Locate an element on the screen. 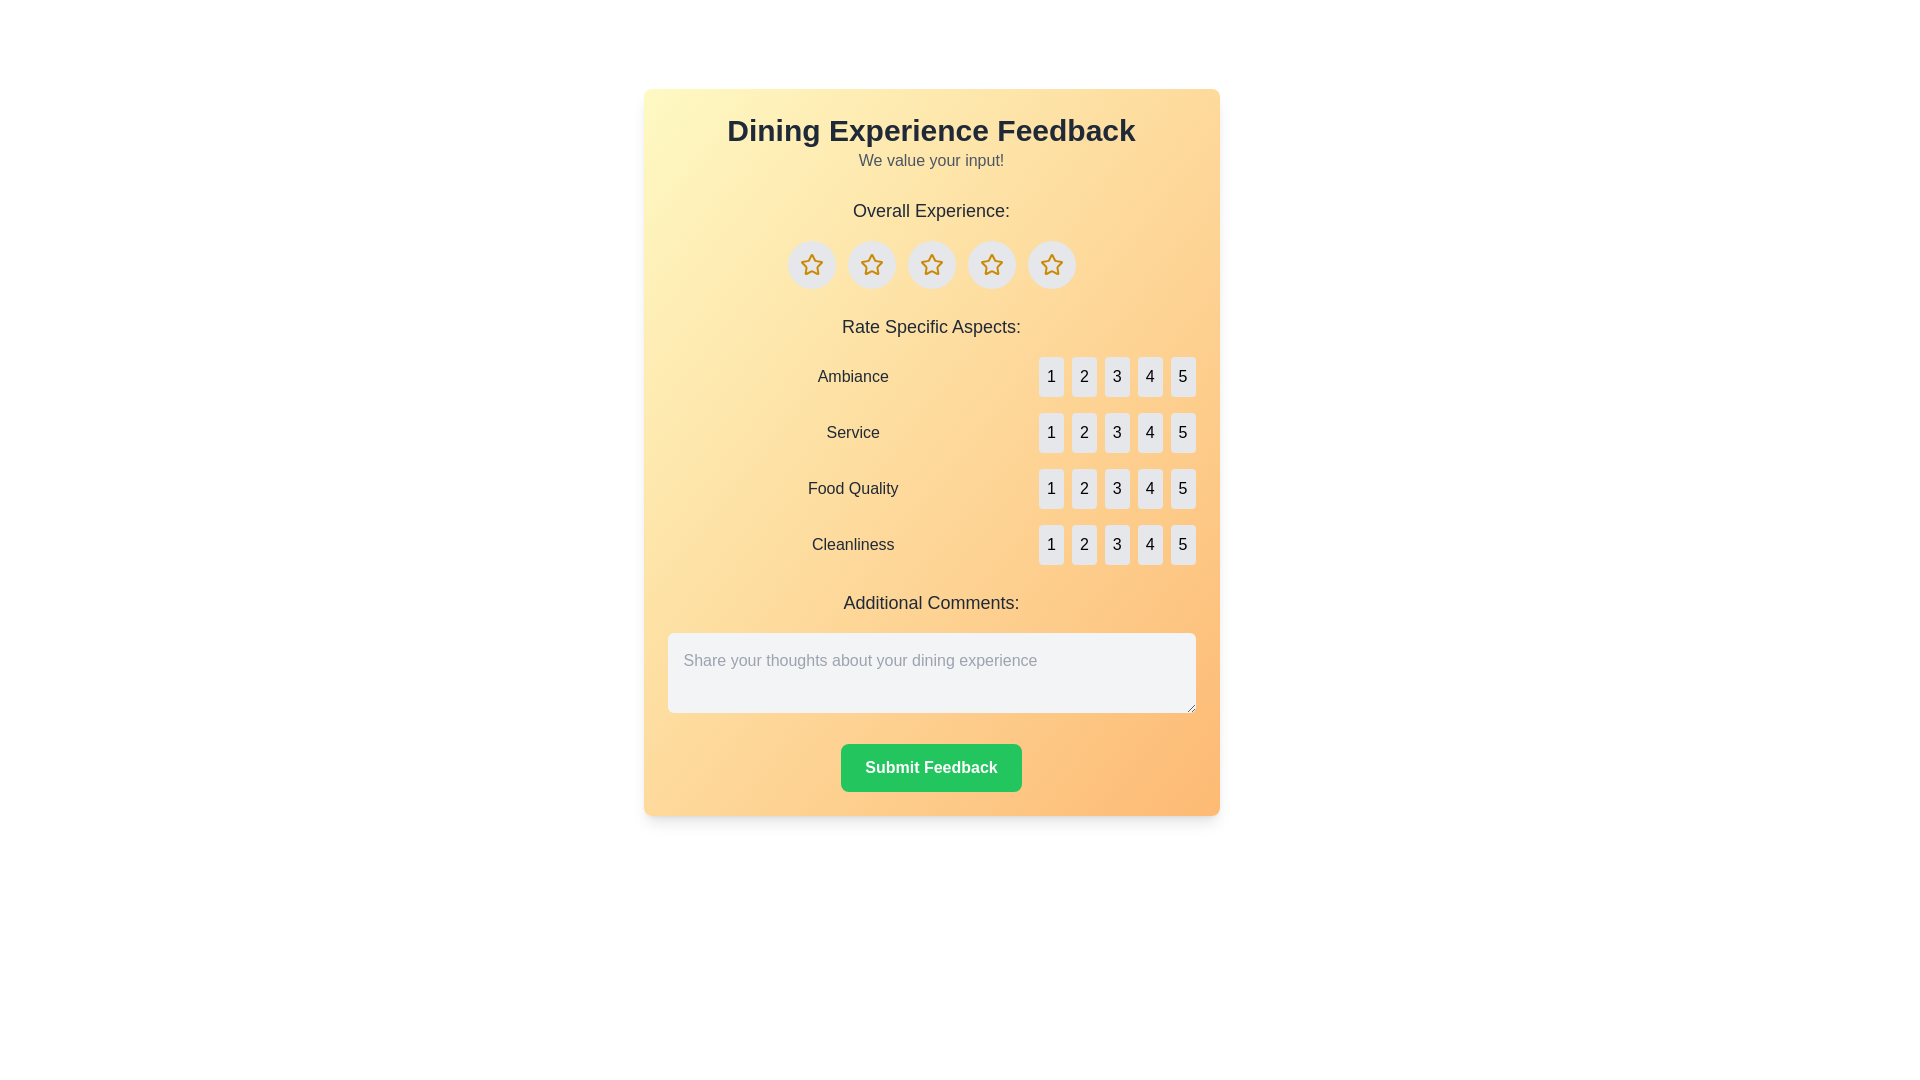 This screenshot has width=1920, height=1080. the first star icon in the horizontal row of five stars is located at coordinates (811, 264).